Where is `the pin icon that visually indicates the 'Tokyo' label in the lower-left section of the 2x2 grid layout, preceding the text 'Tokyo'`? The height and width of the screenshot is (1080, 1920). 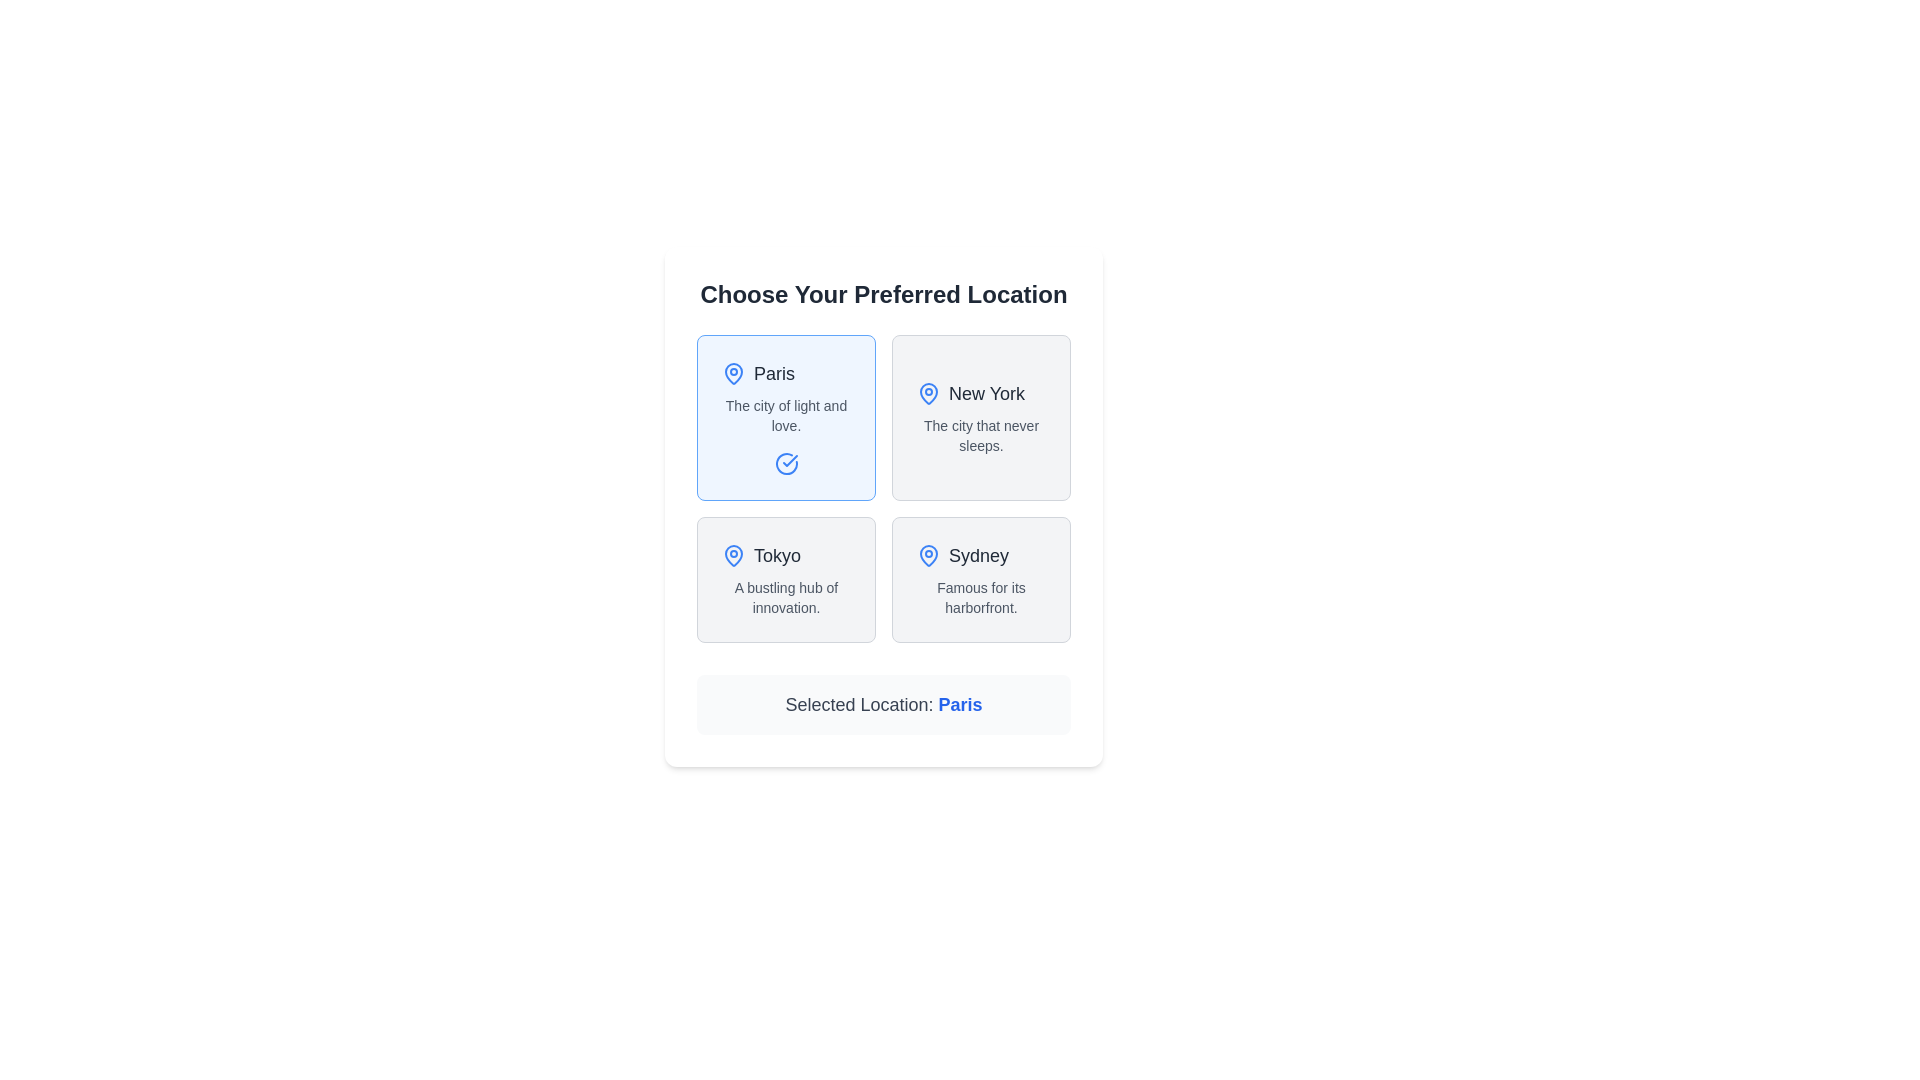
the pin icon that visually indicates the 'Tokyo' label in the lower-left section of the 2x2 grid layout, preceding the text 'Tokyo' is located at coordinates (733, 555).